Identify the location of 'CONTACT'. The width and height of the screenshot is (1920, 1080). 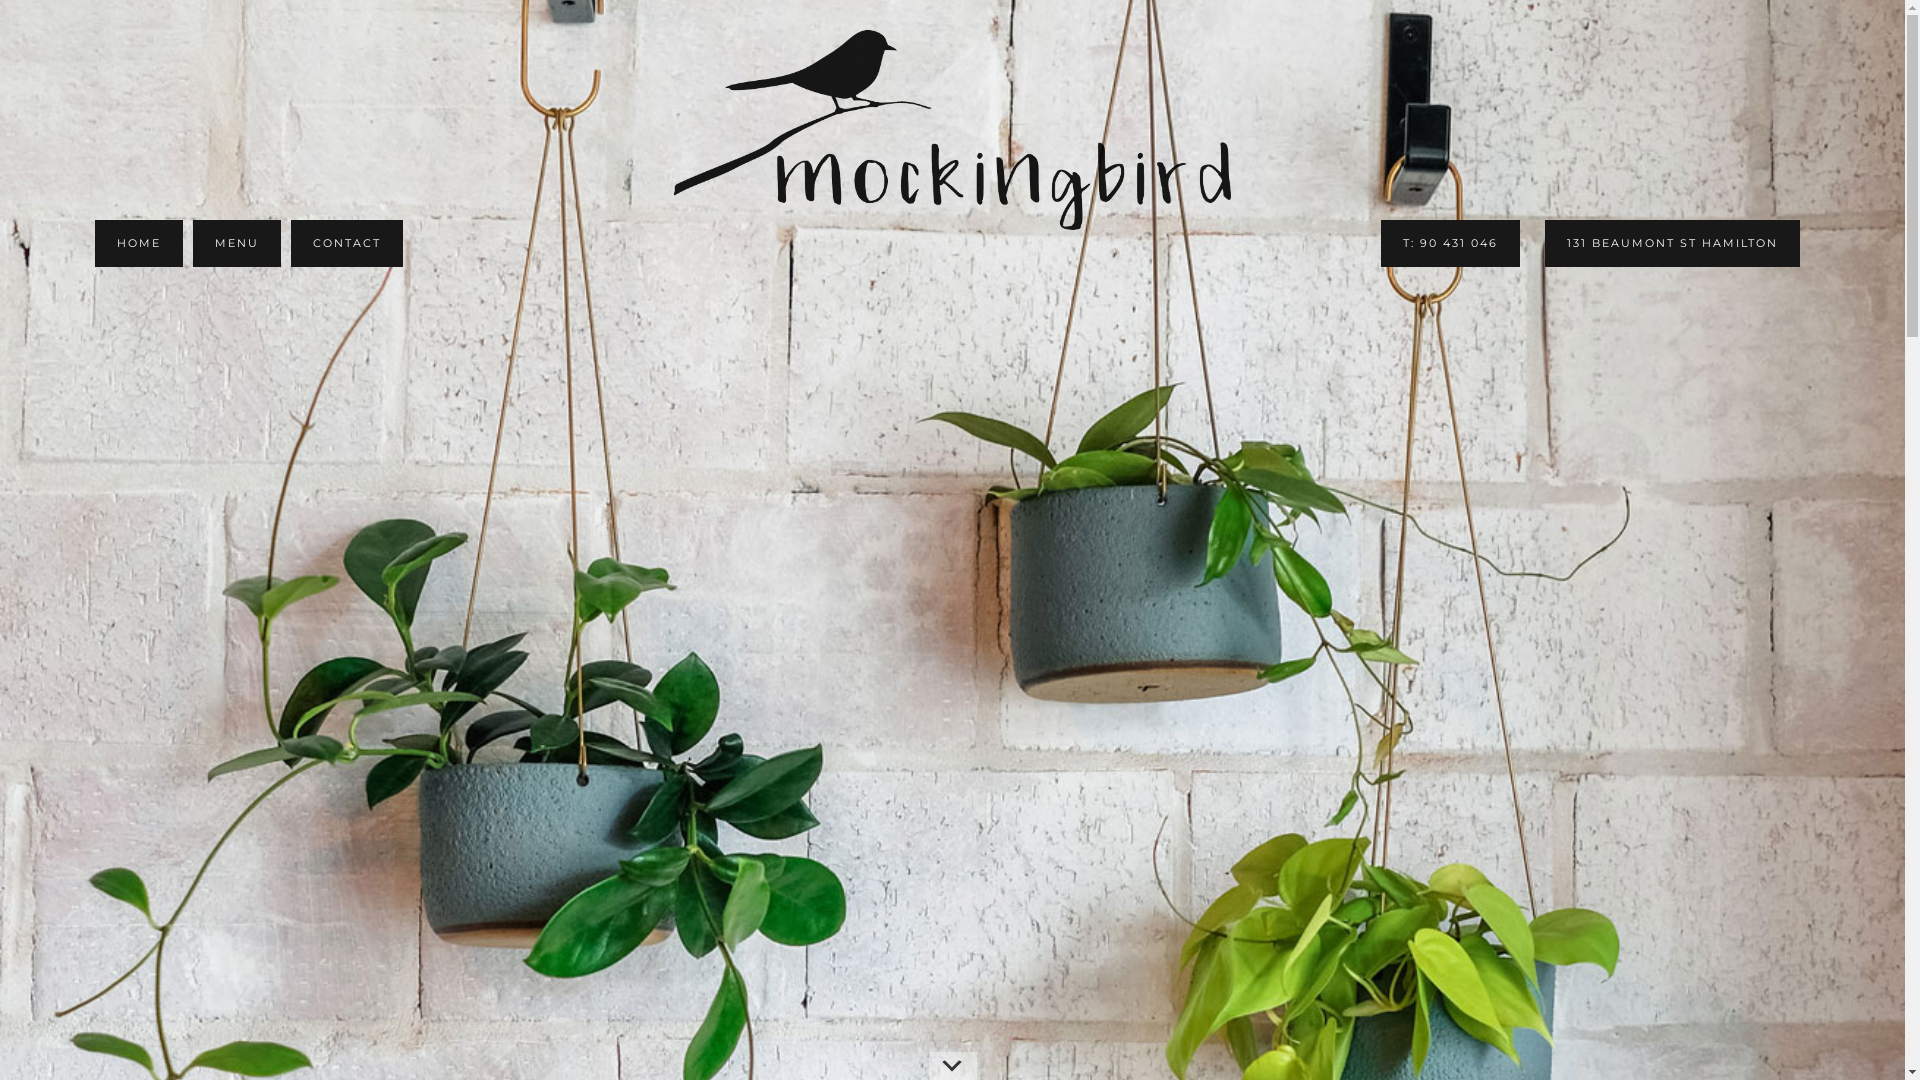
(290, 242).